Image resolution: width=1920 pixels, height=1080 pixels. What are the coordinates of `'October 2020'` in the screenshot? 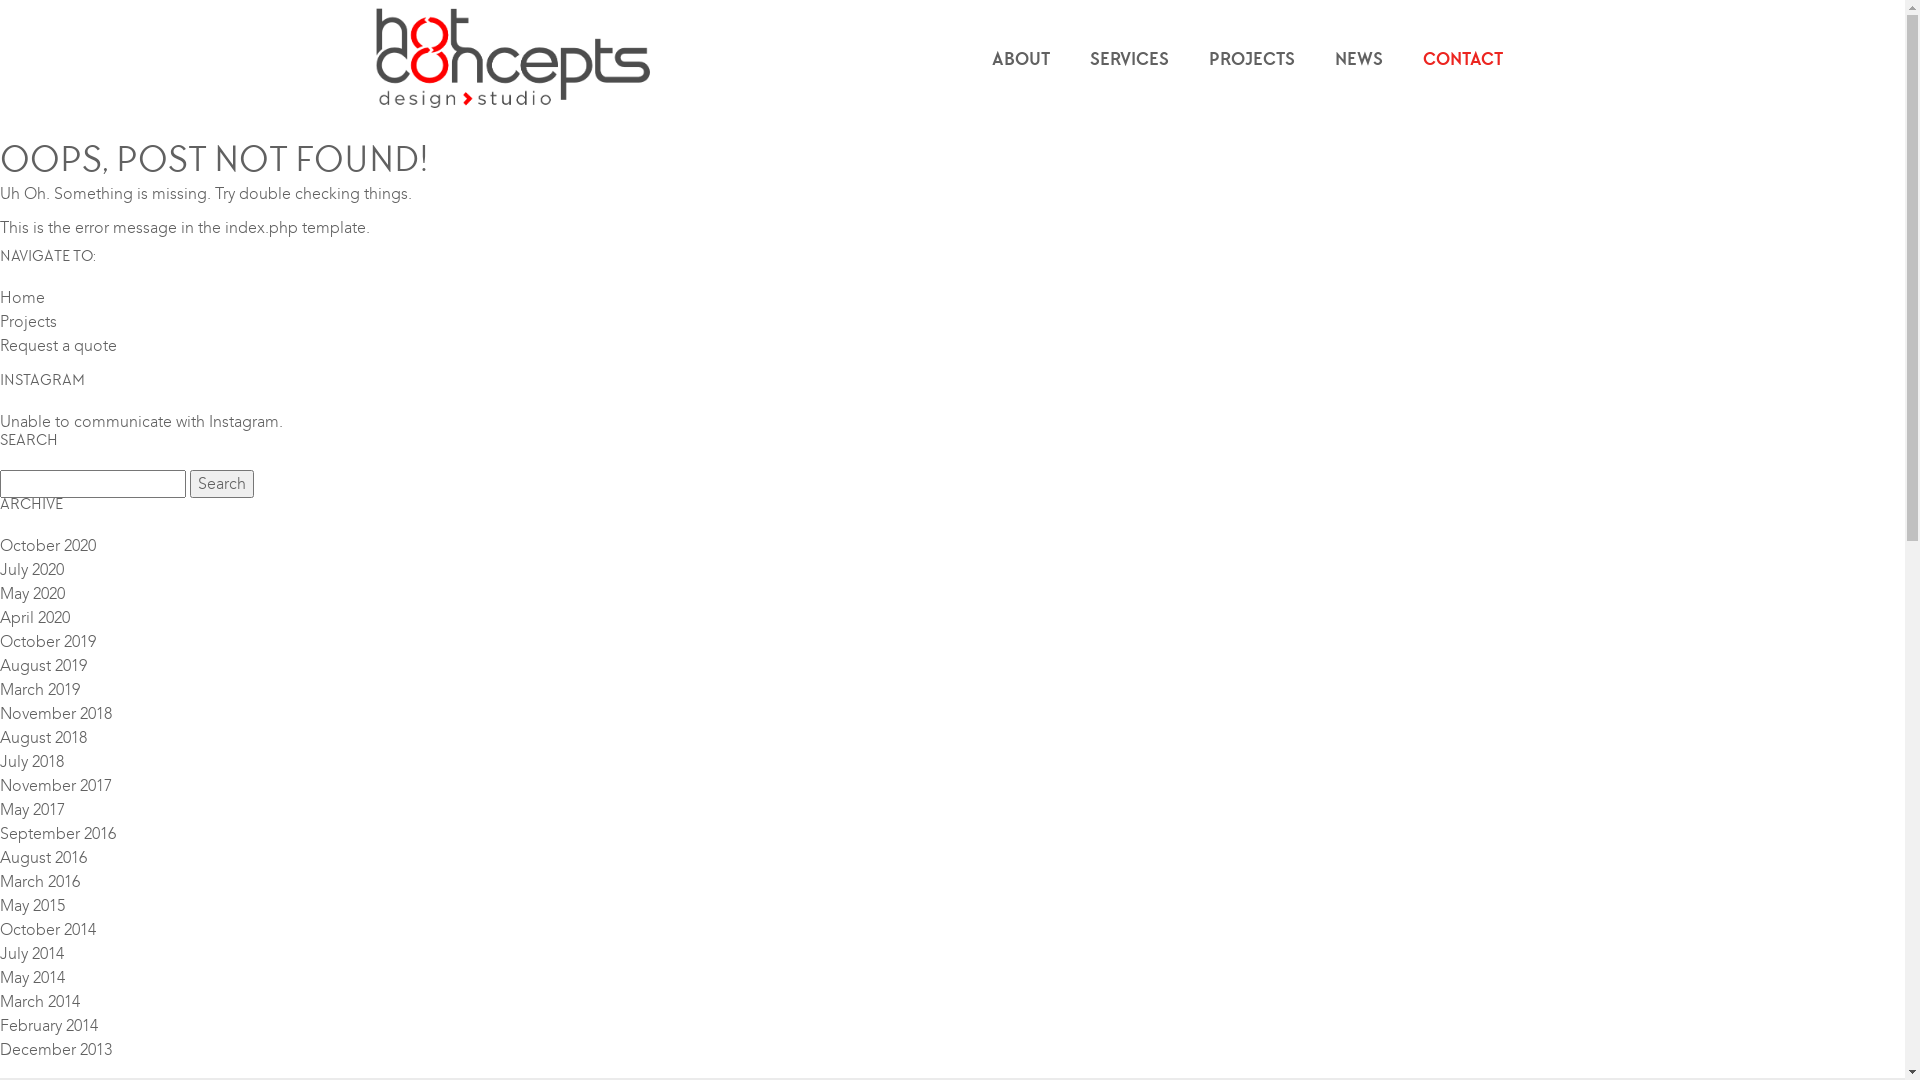 It's located at (0, 546).